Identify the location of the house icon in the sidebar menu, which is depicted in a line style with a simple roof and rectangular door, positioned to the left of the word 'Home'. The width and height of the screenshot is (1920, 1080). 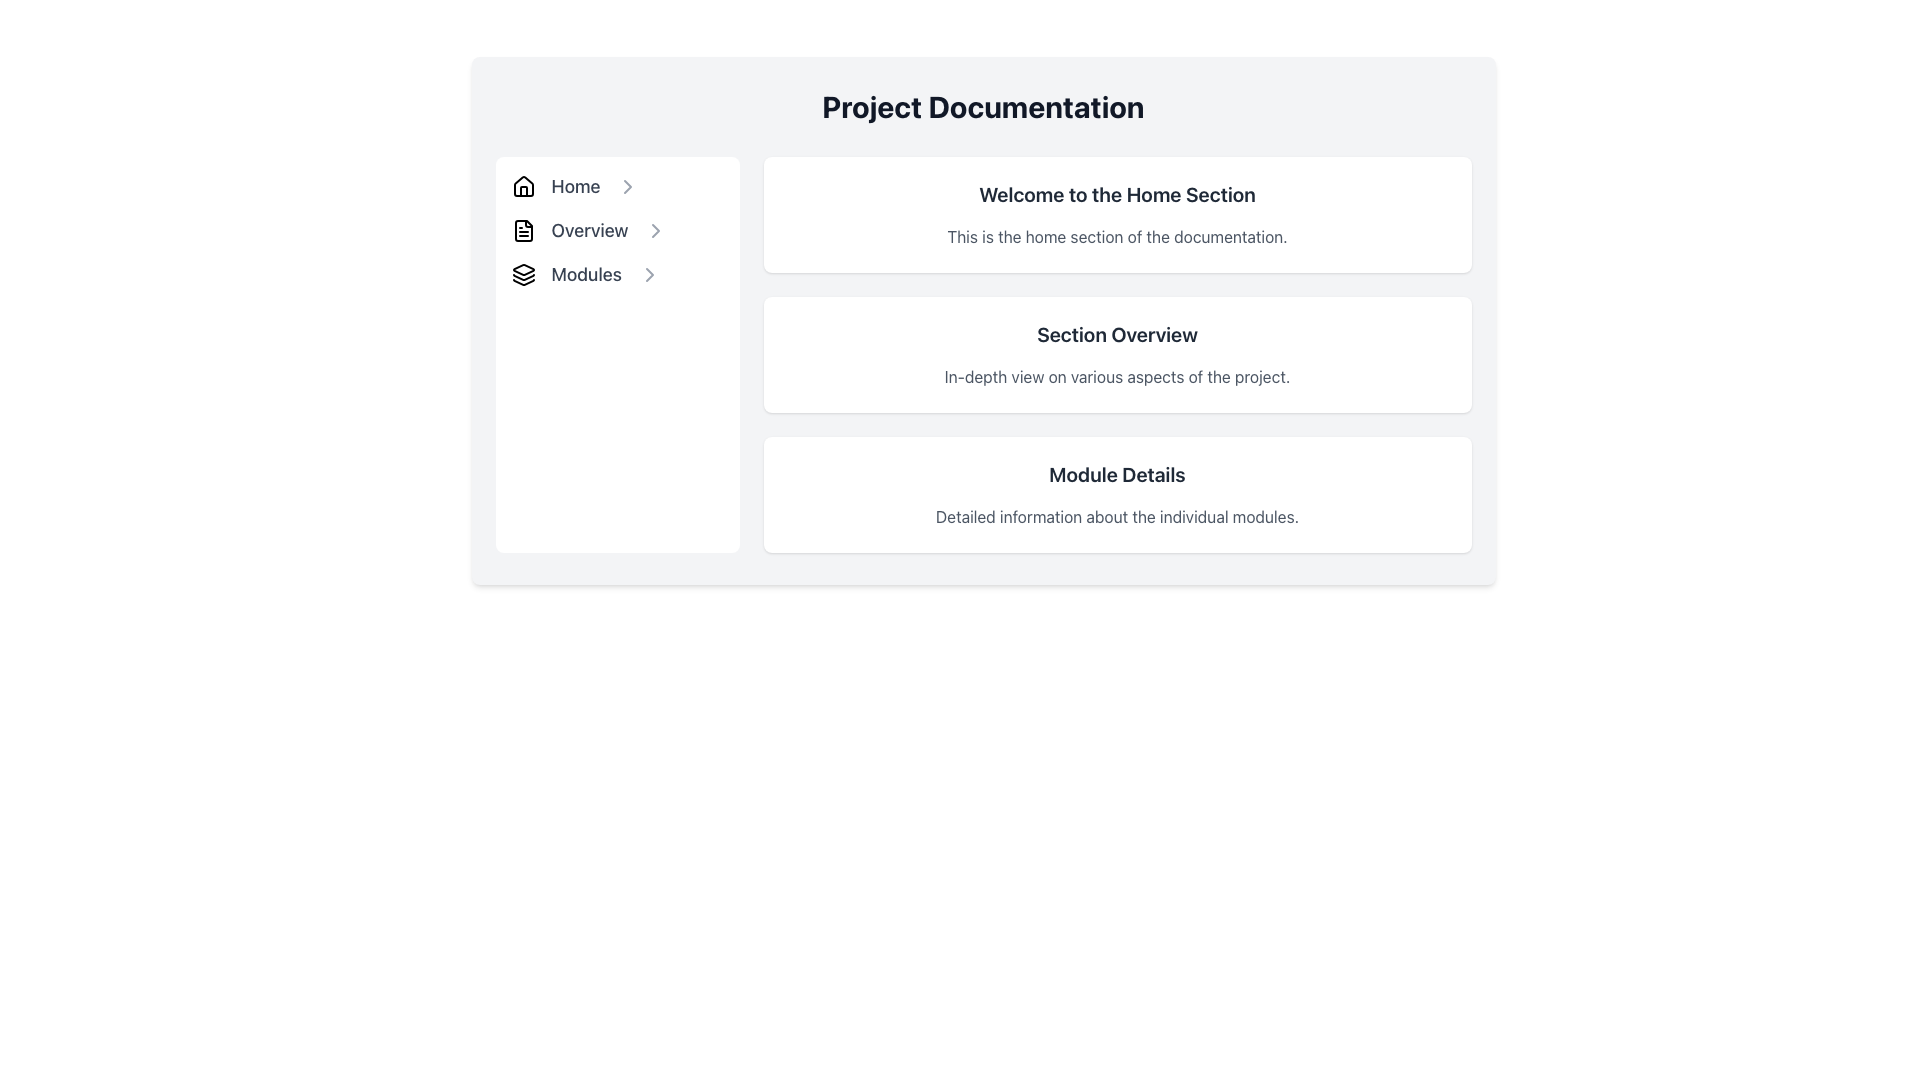
(523, 186).